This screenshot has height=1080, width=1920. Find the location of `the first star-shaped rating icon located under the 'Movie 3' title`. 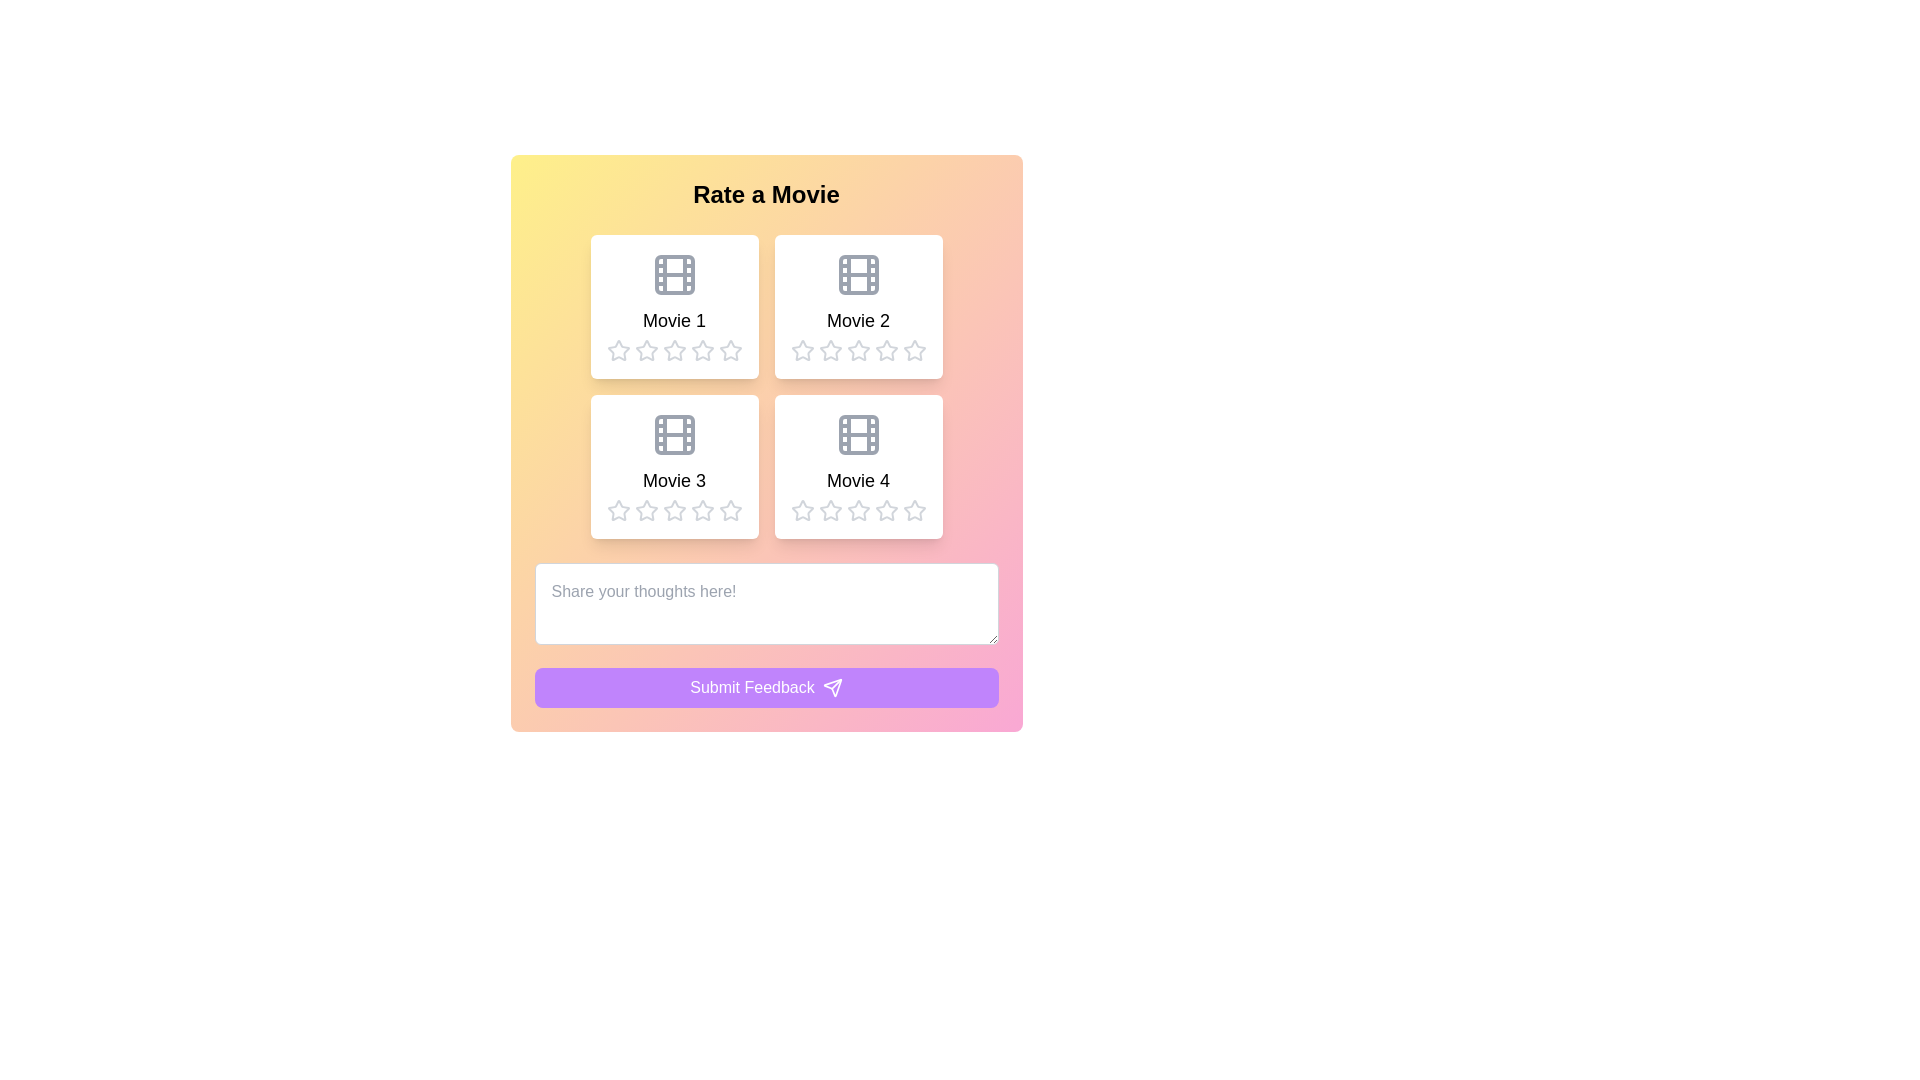

the first star-shaped rating icon located under the 'Movie 3' title is located at coordinates (617, 509).